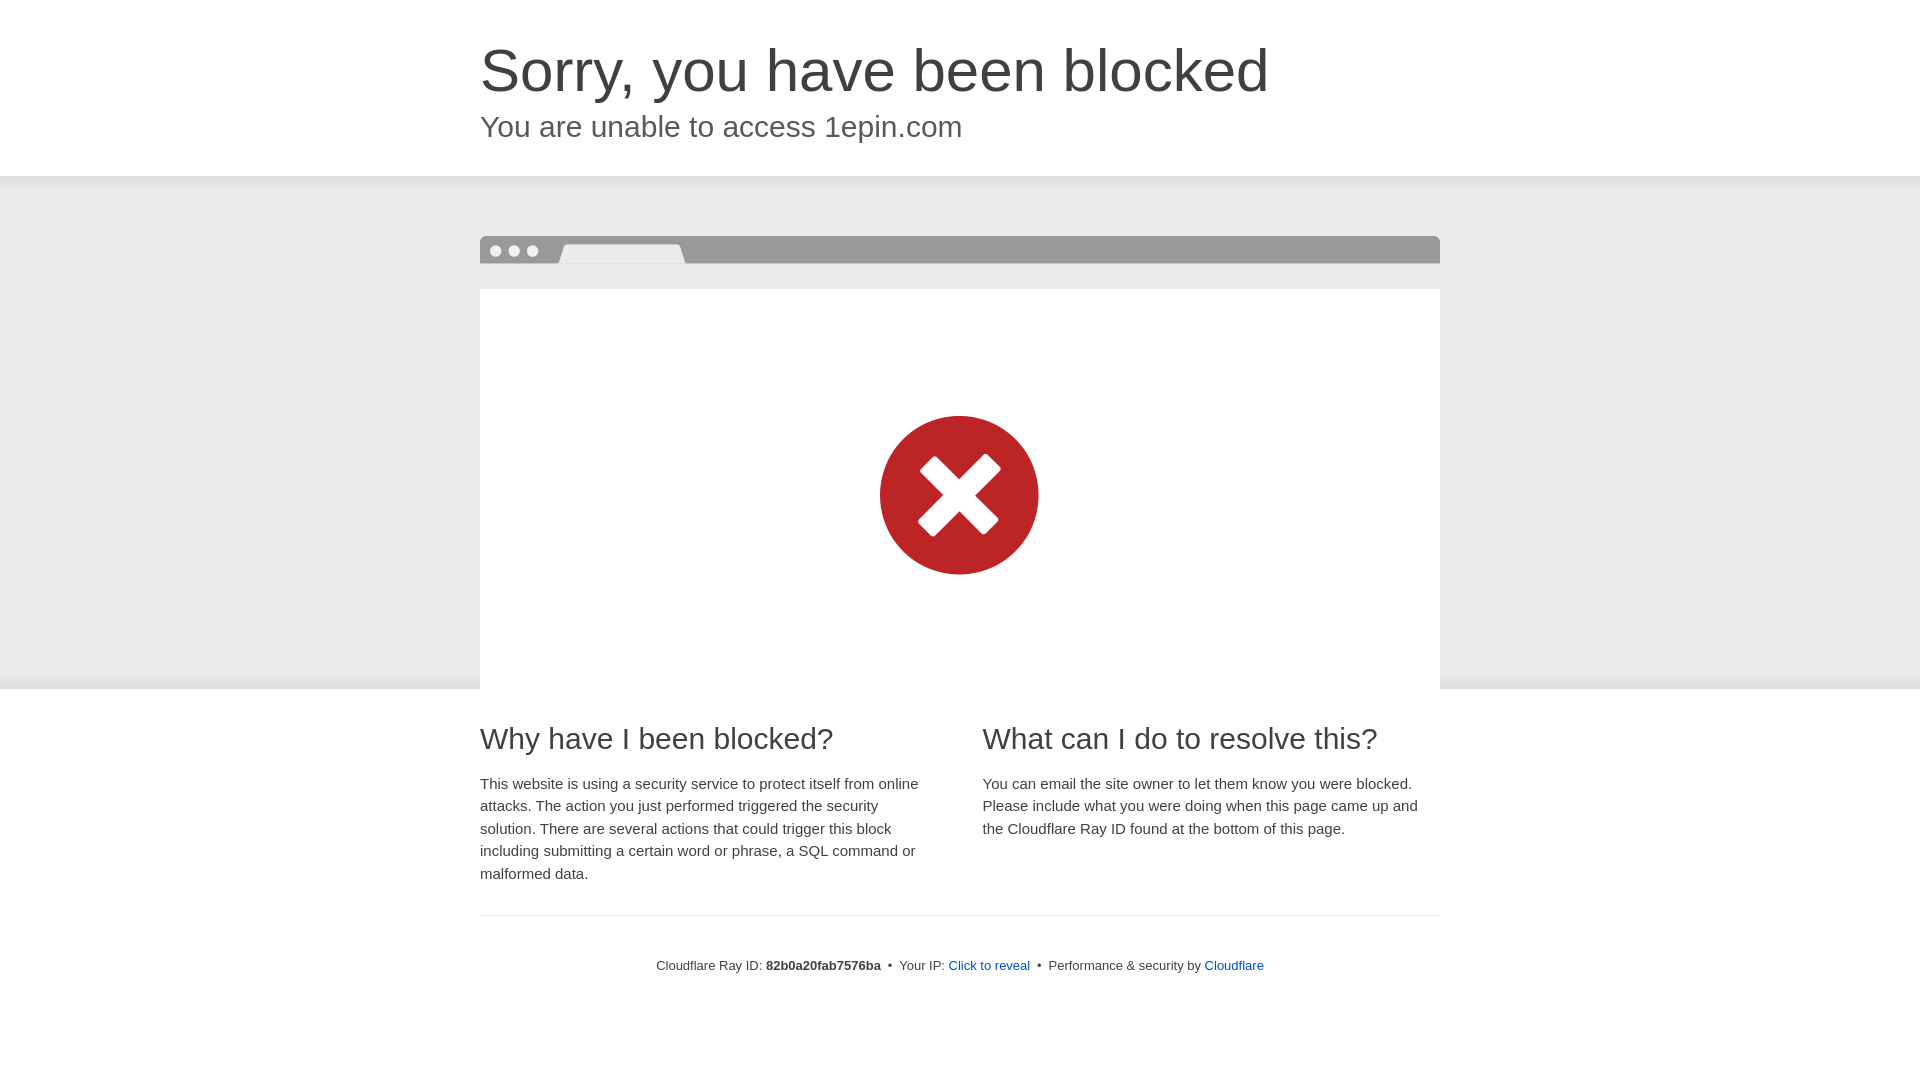  Describe the element at coordinates (989, 964) in the screenshot. I see `'Click to reveal'` at that location.